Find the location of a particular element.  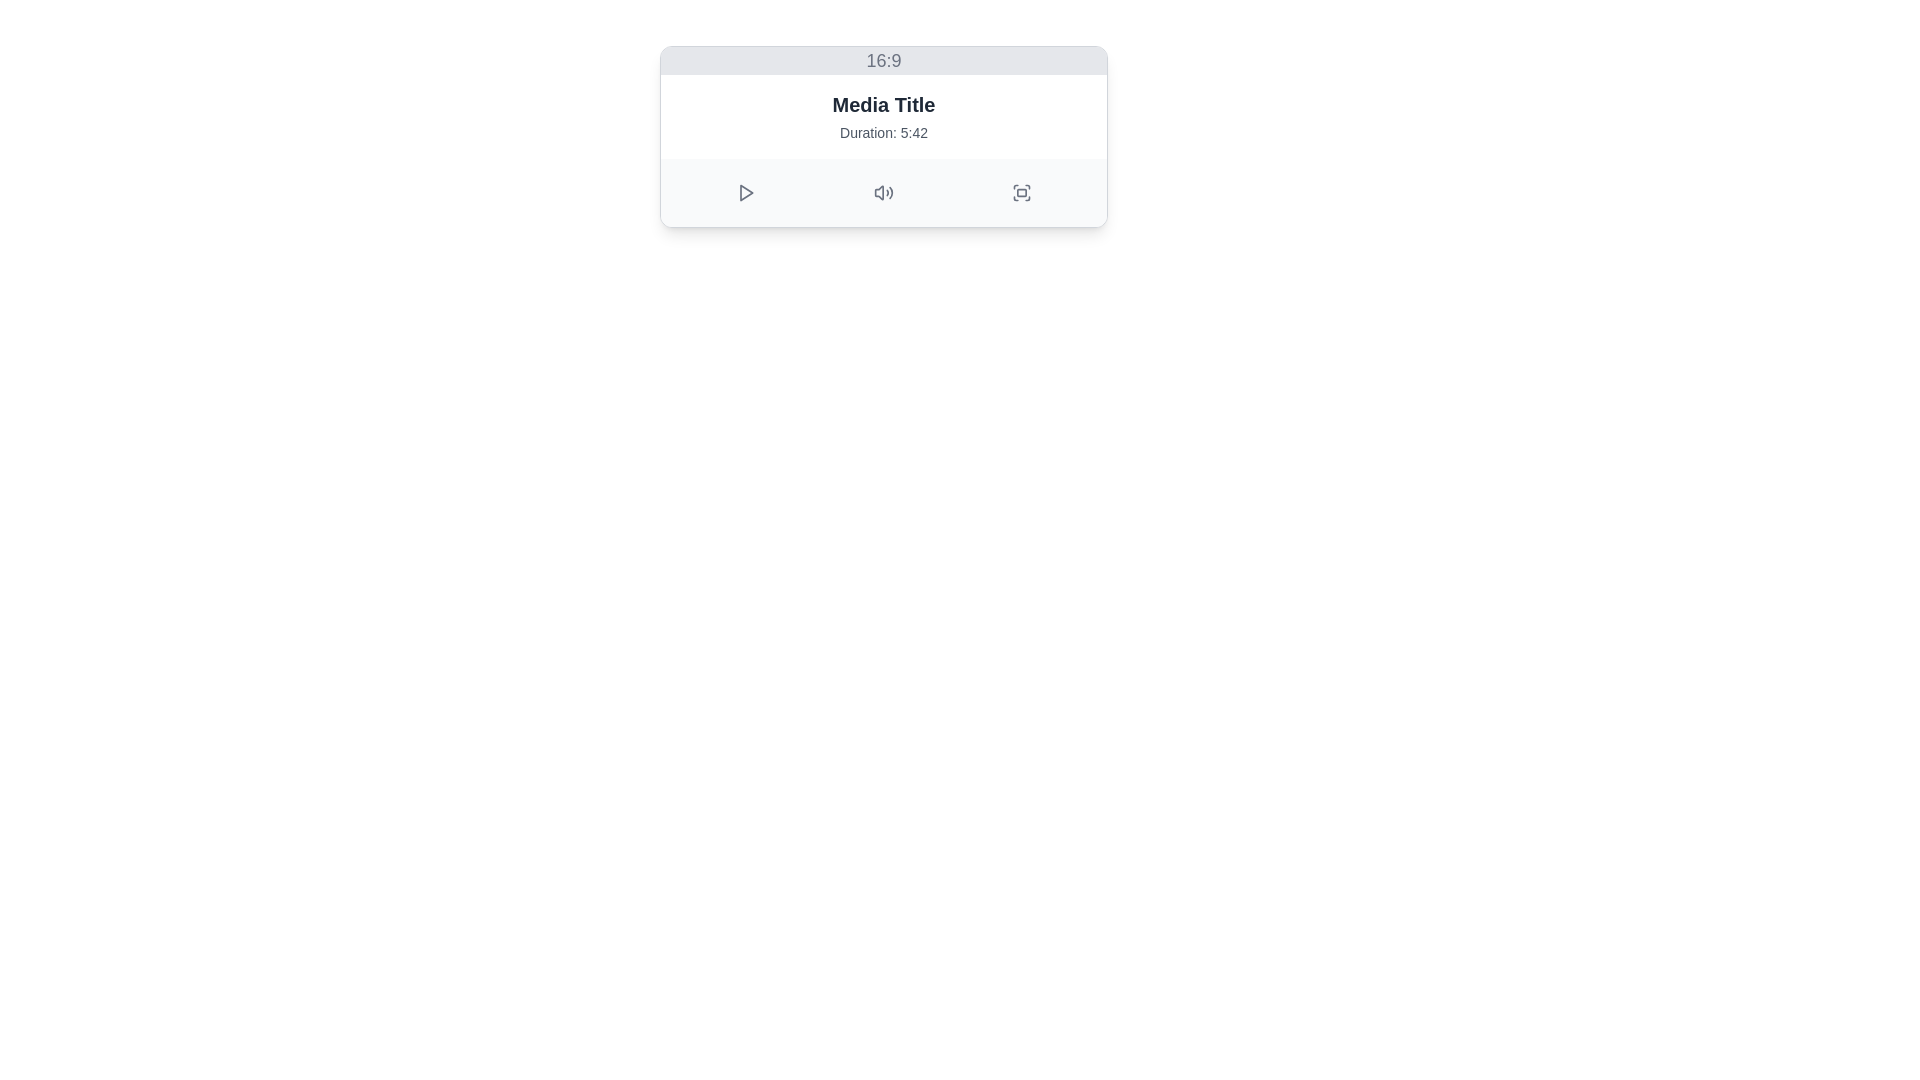

the leftmost circular button in the media control bar is located at coordinates (744, 192).